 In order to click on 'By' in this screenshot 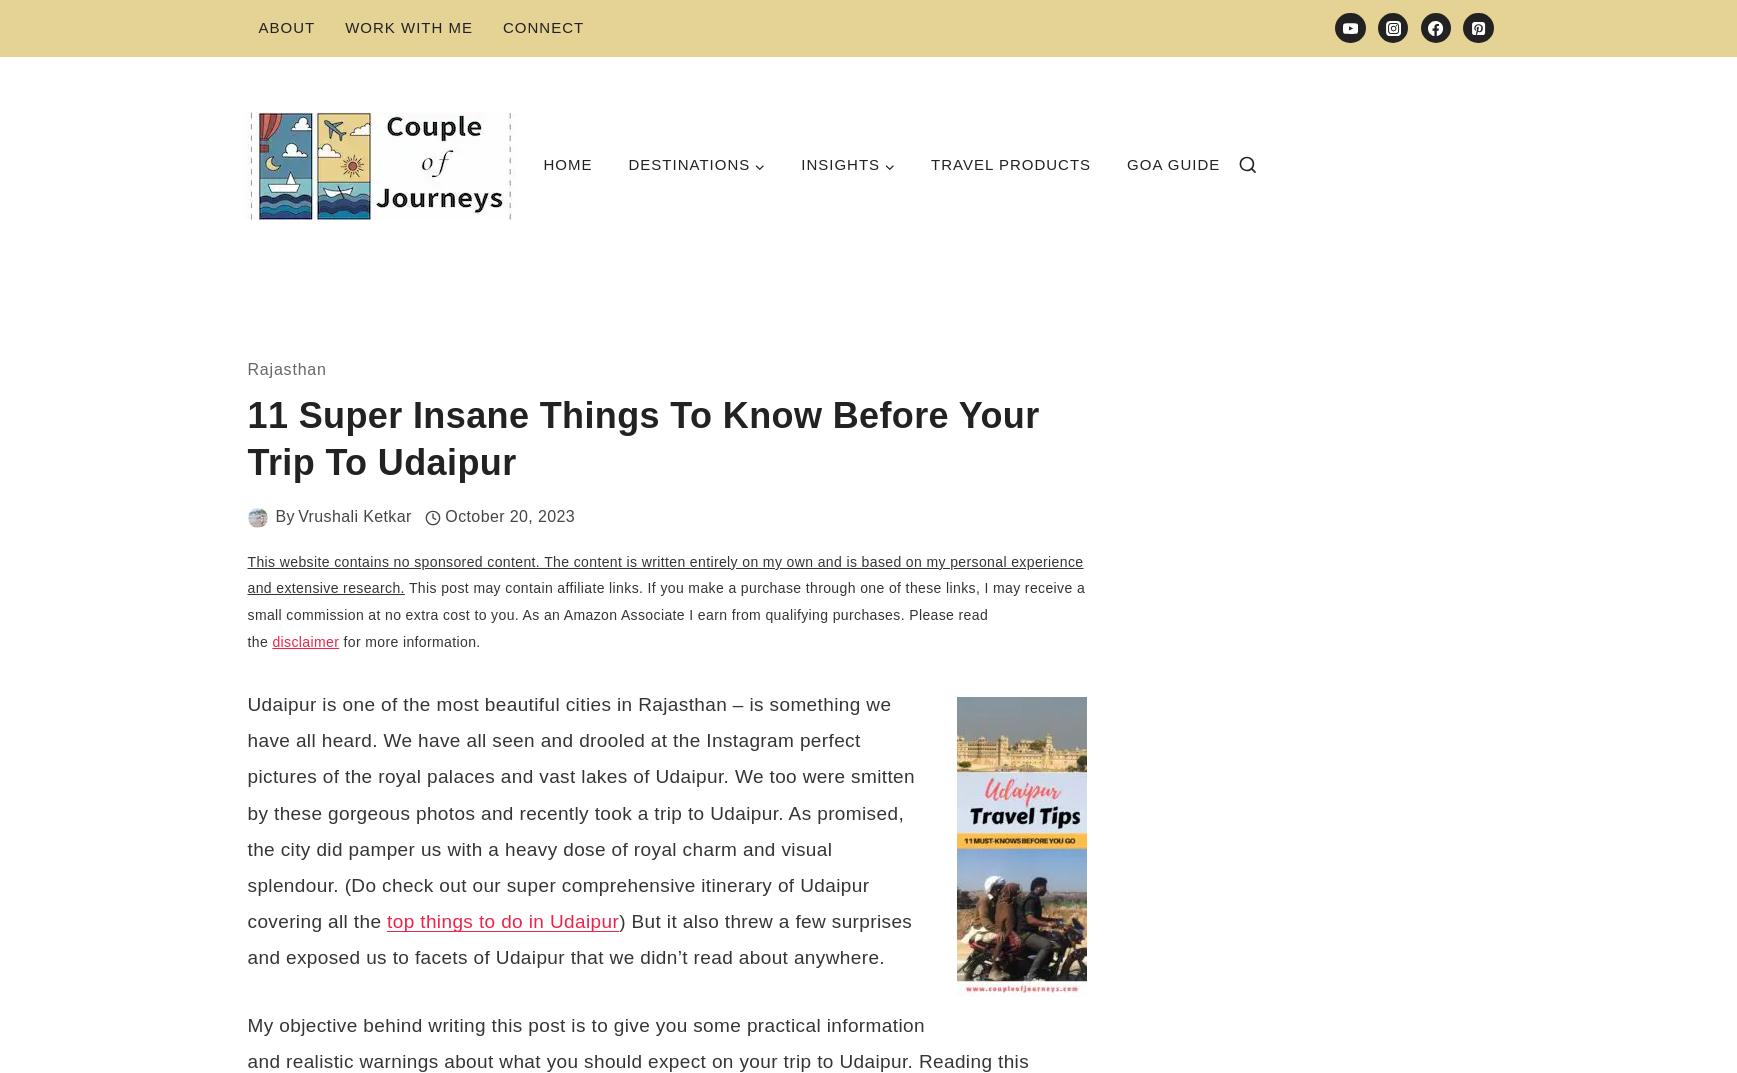, I will do `click(283, 515)`.